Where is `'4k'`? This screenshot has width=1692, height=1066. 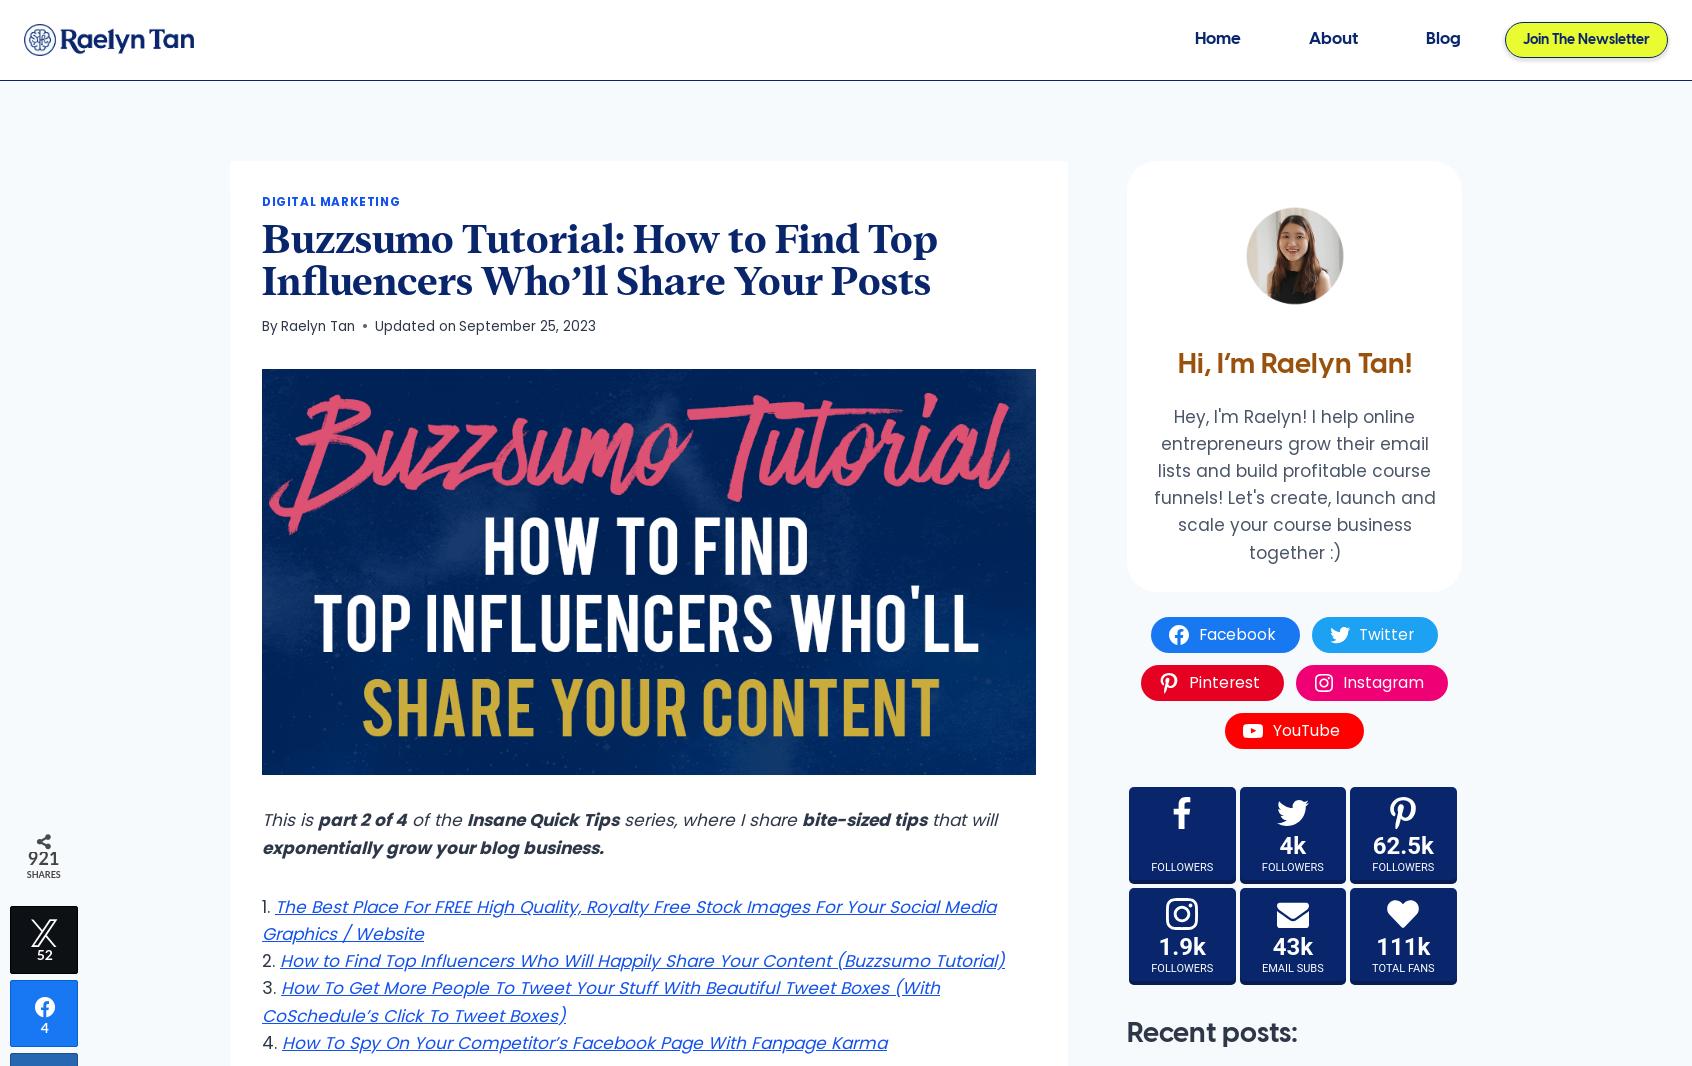 '4k' is located at coordinates (1291, 845).